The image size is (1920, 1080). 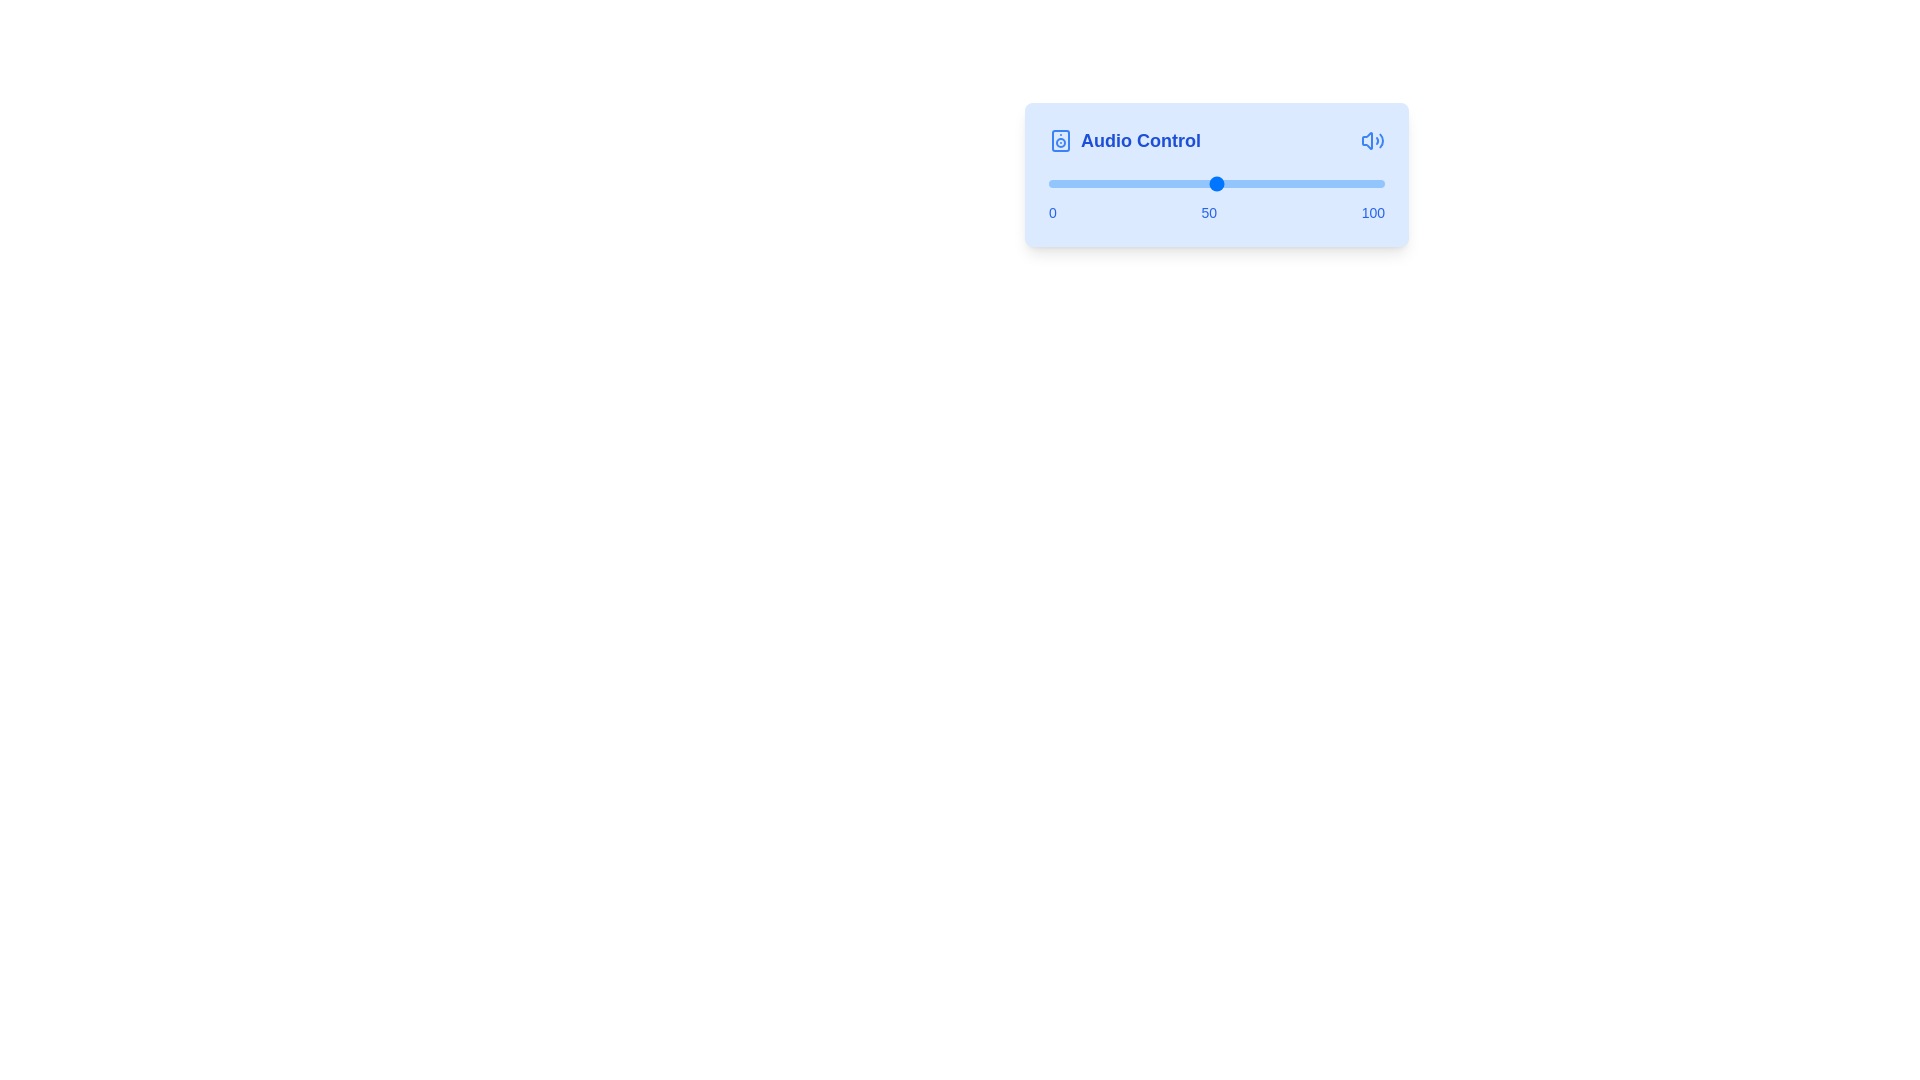 What do you see at coordinates (1064, 184) in the screenshot?
I see `the audio level` at bounding box center [1064, 184].